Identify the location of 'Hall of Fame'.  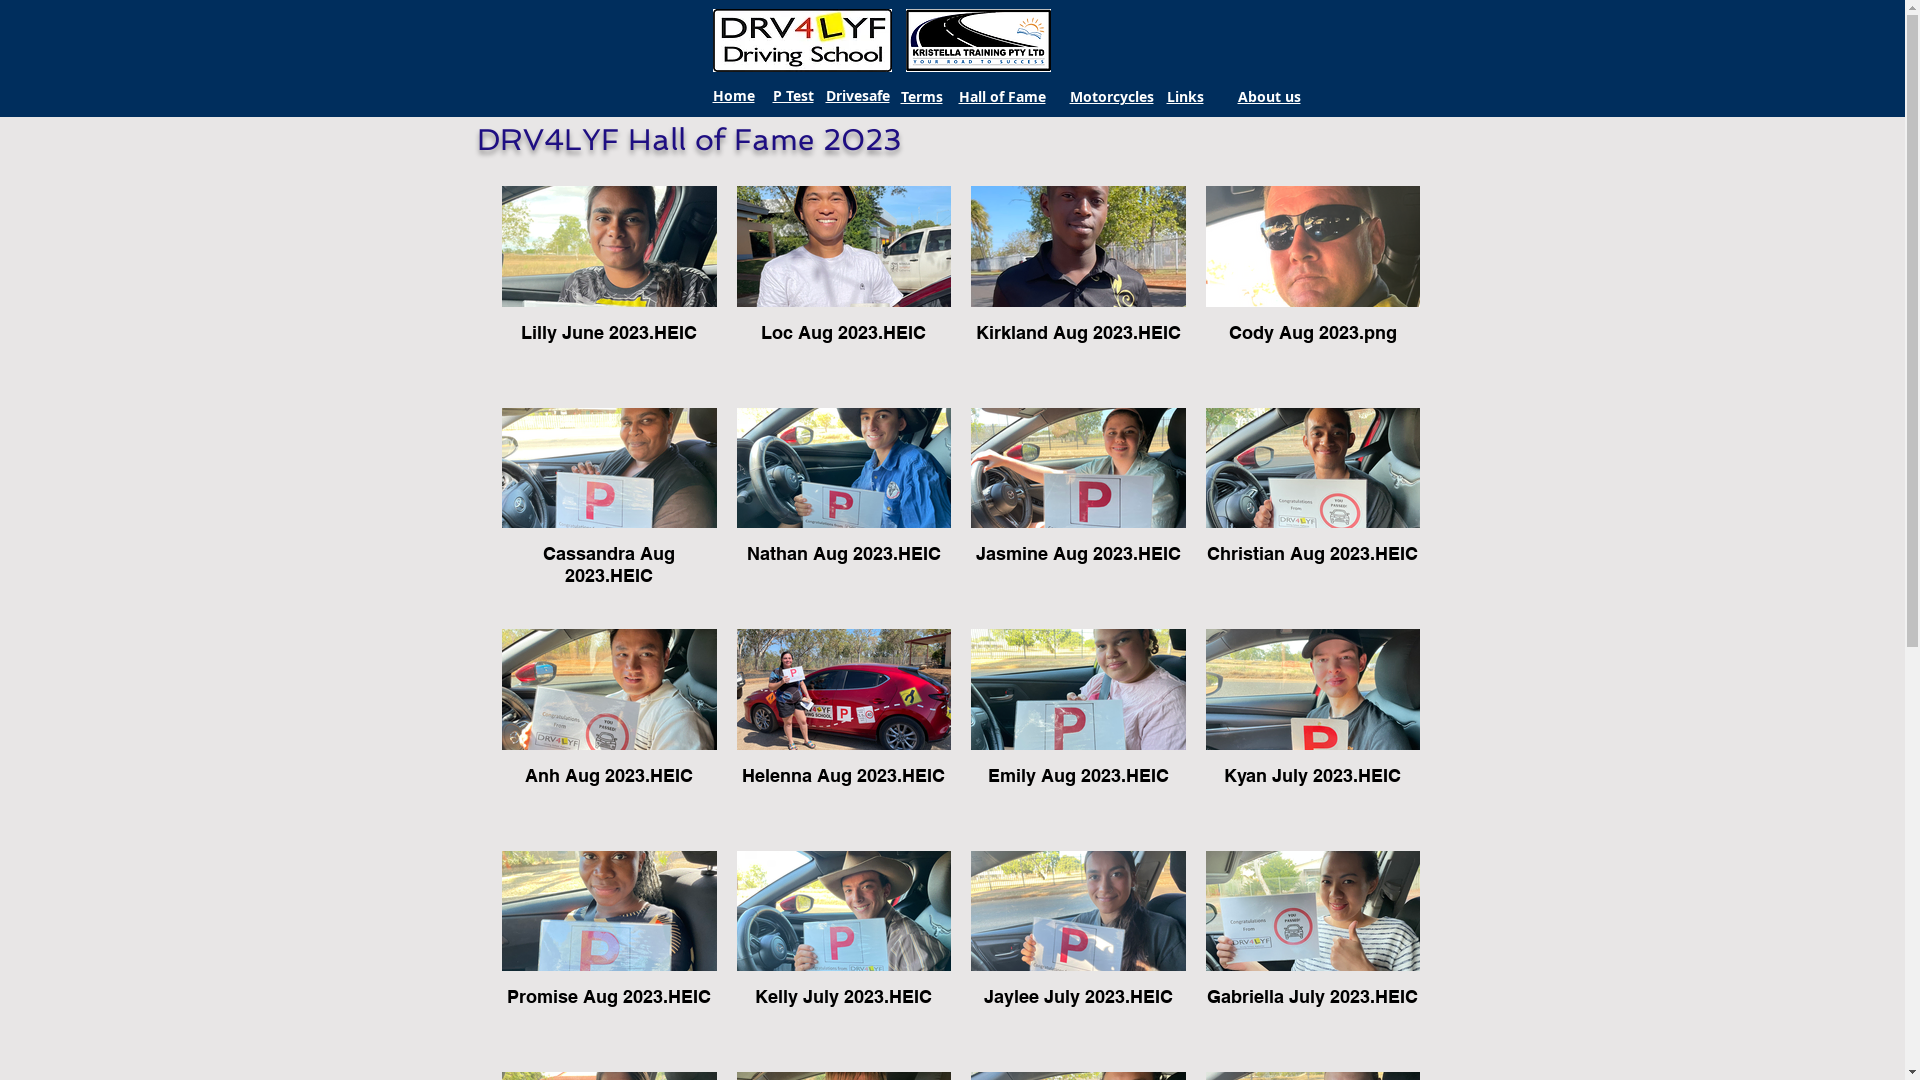
(1001, 96).